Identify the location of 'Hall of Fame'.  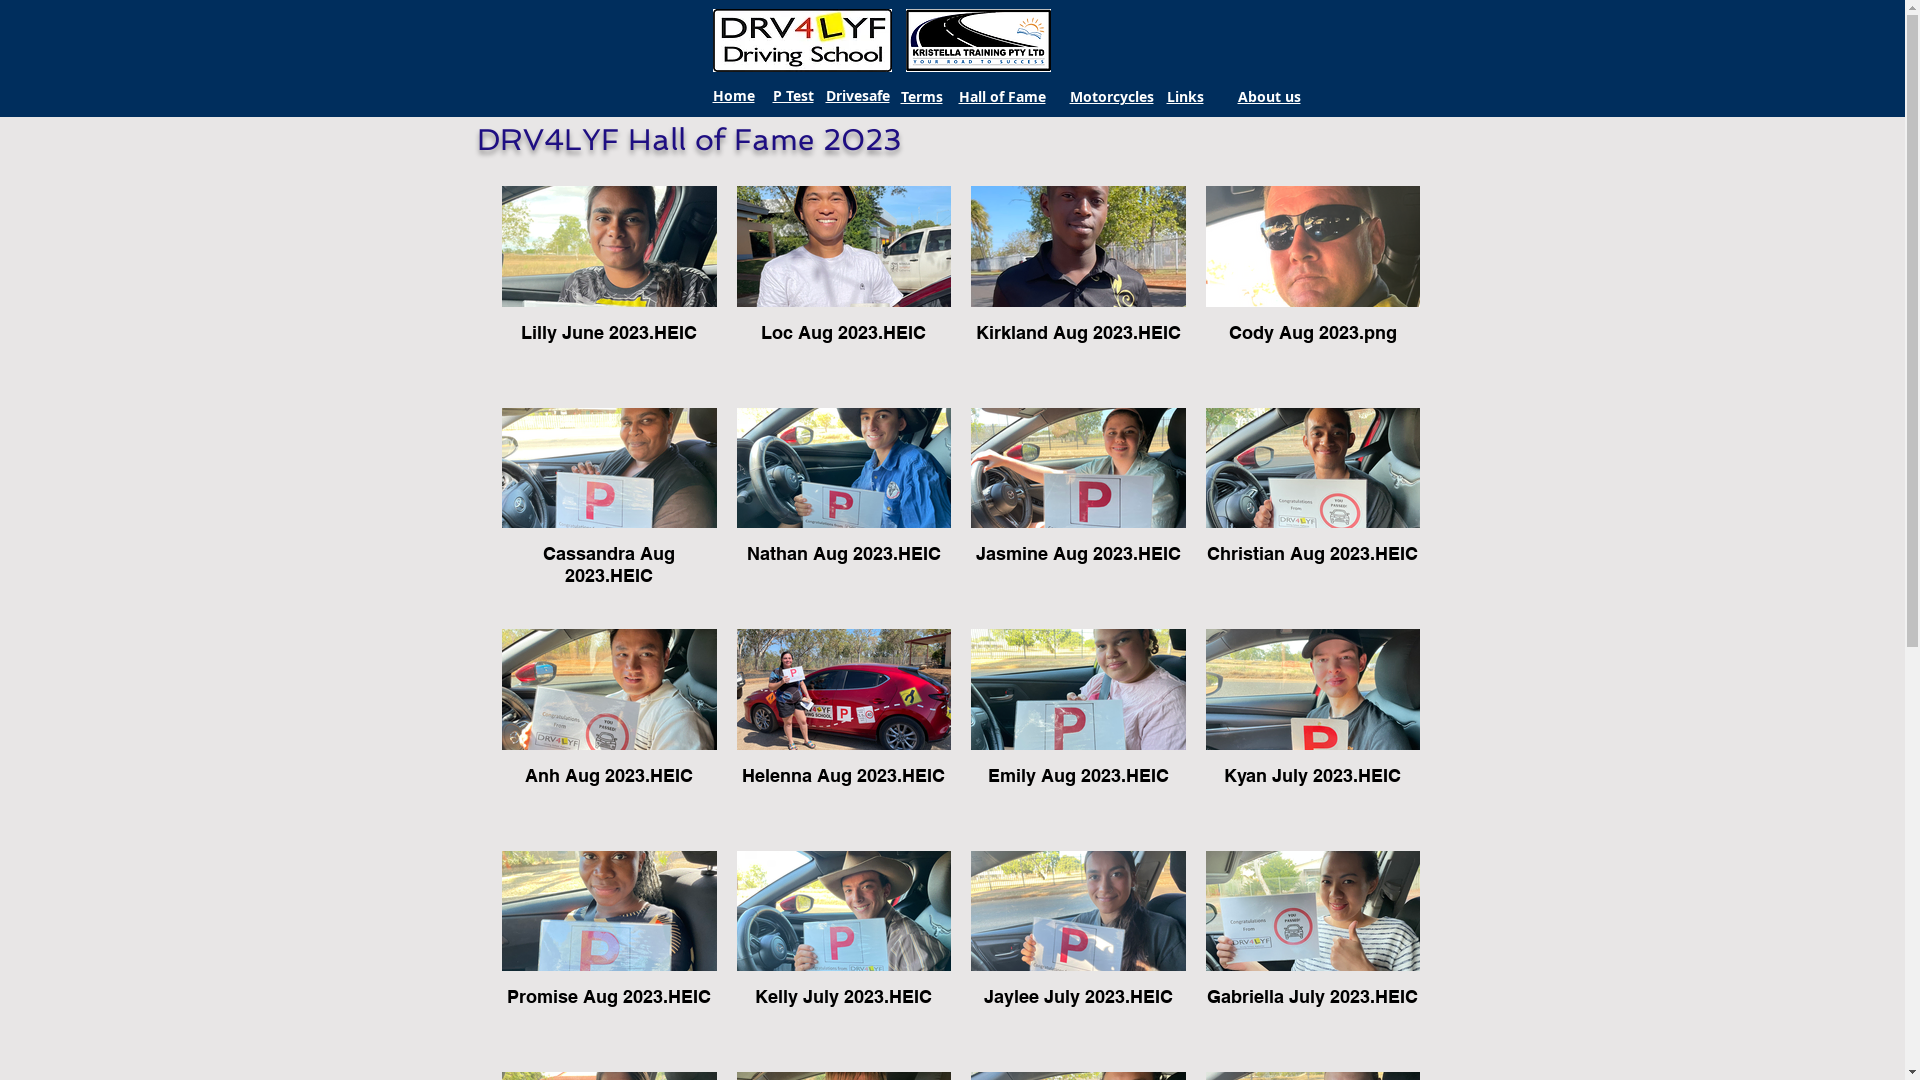
(1001, 96).